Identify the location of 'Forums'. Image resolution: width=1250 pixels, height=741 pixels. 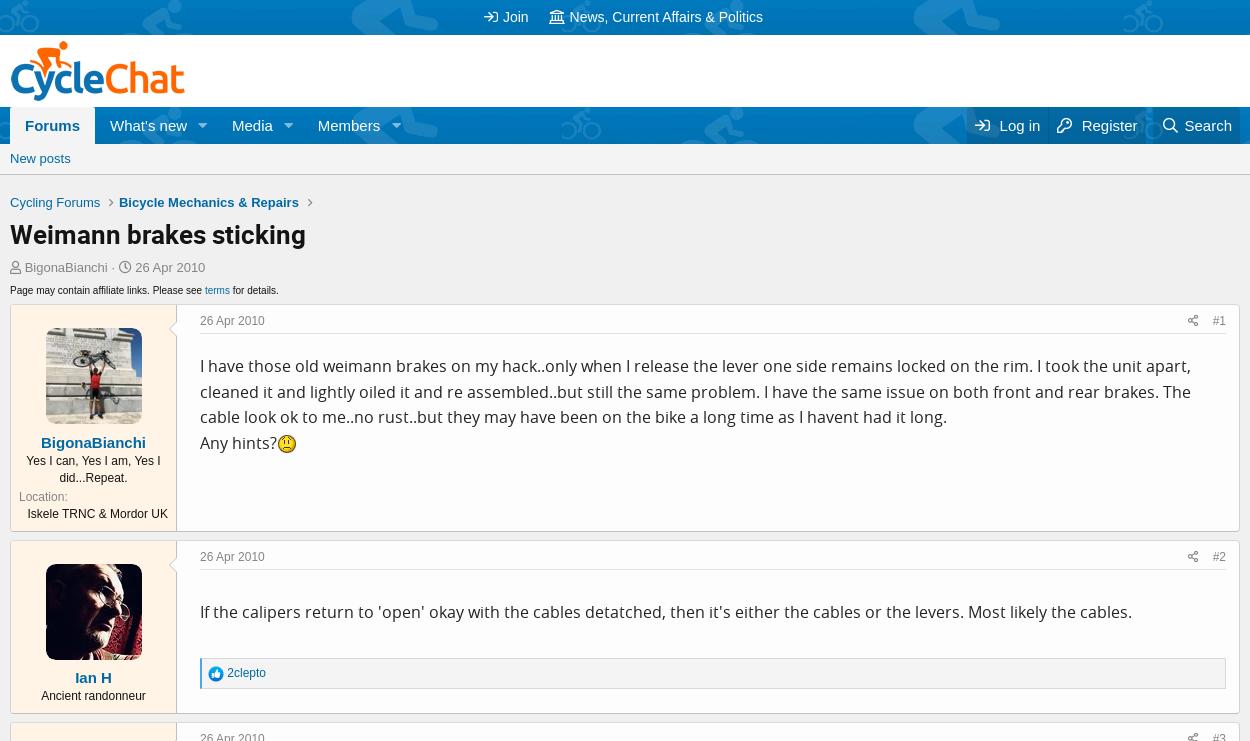
(52, 124).